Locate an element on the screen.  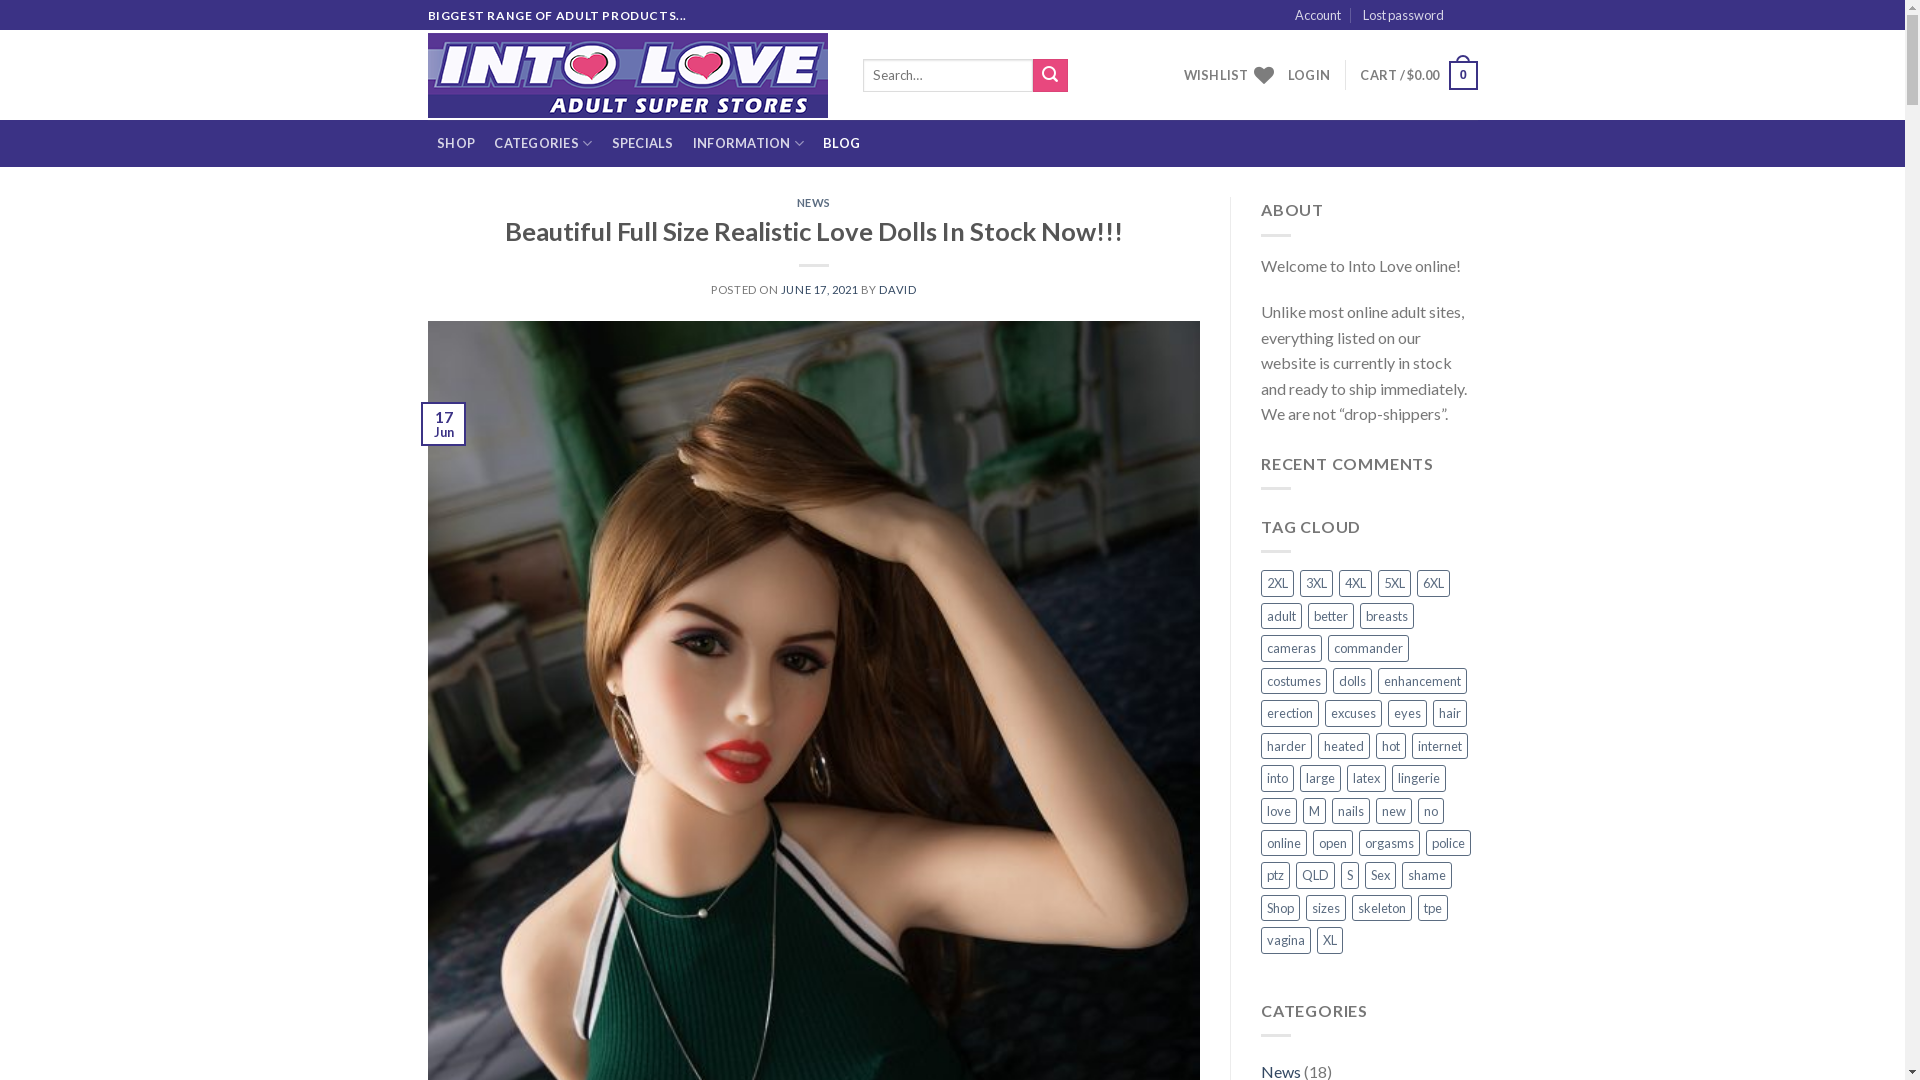
'love' is located at coordinates (1277, 810).